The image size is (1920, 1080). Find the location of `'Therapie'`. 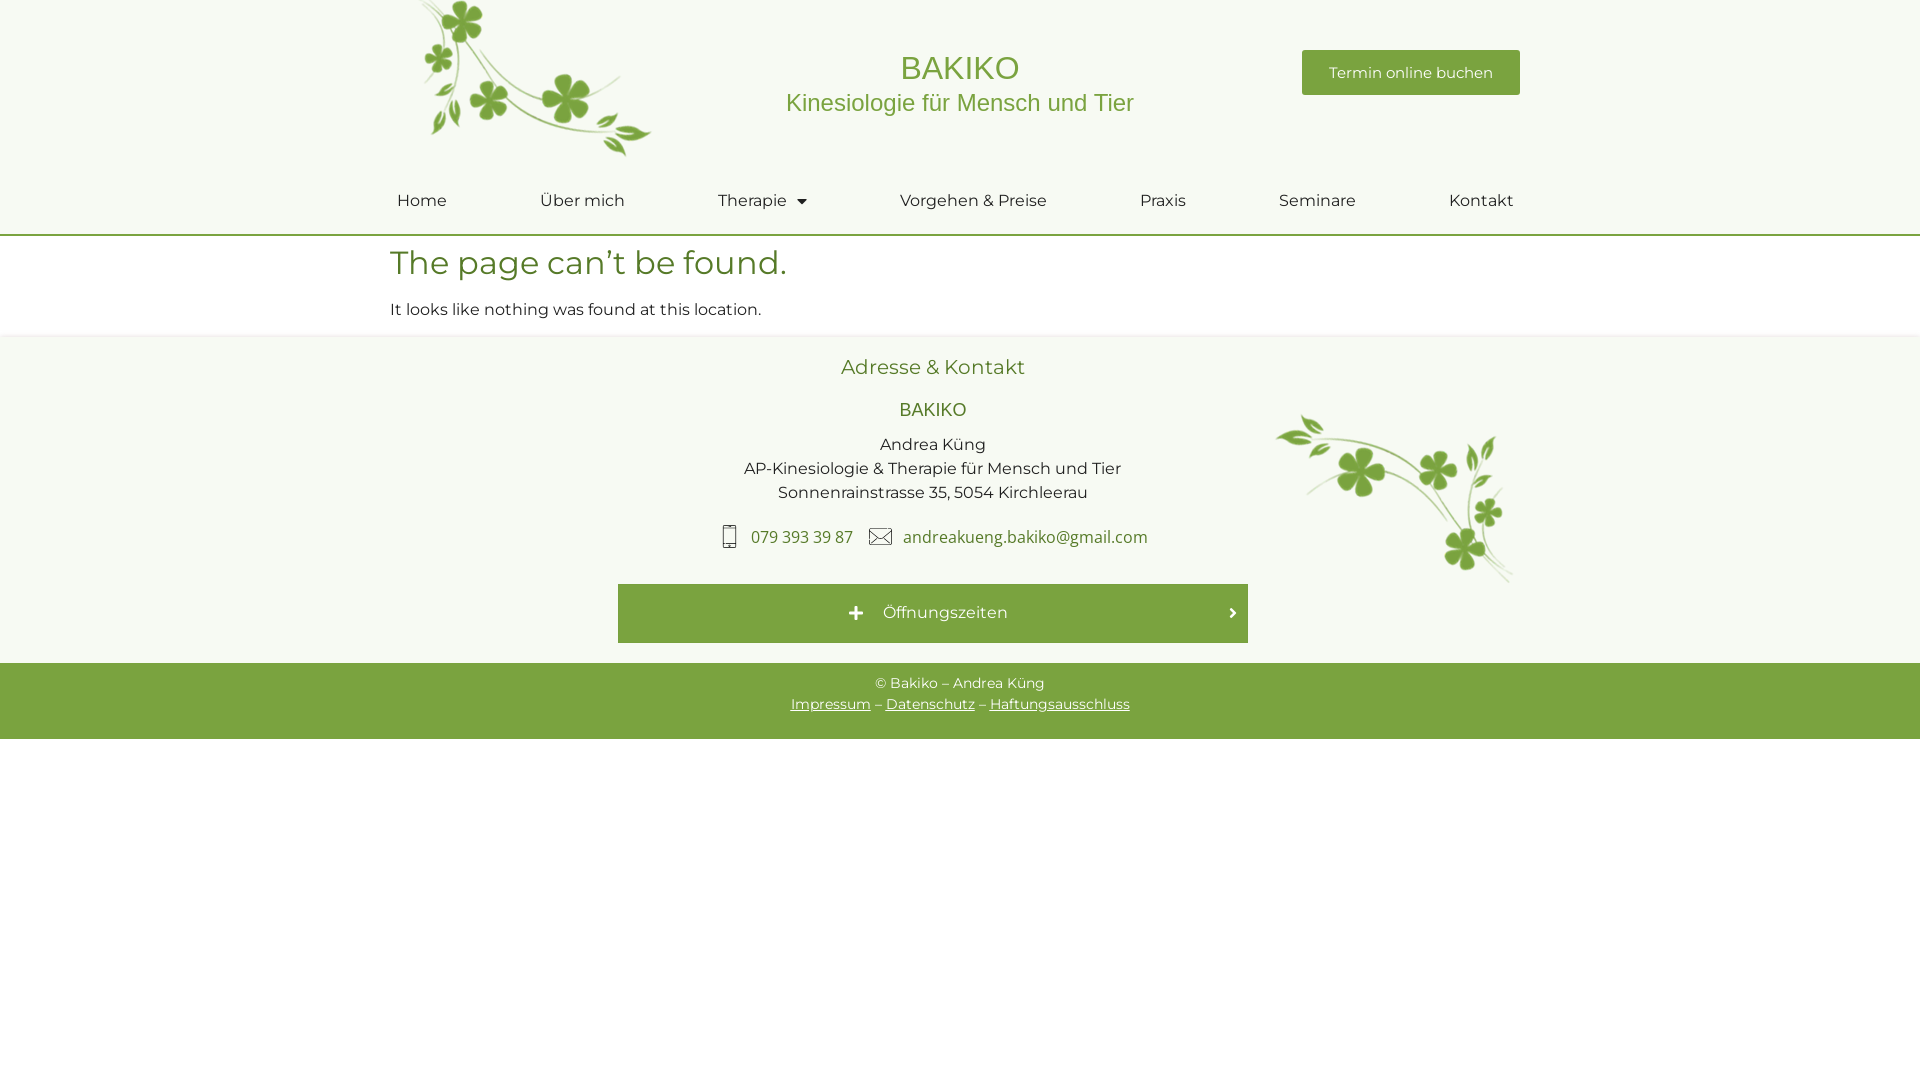

'Therapie' is located at coordinates (761, 200).